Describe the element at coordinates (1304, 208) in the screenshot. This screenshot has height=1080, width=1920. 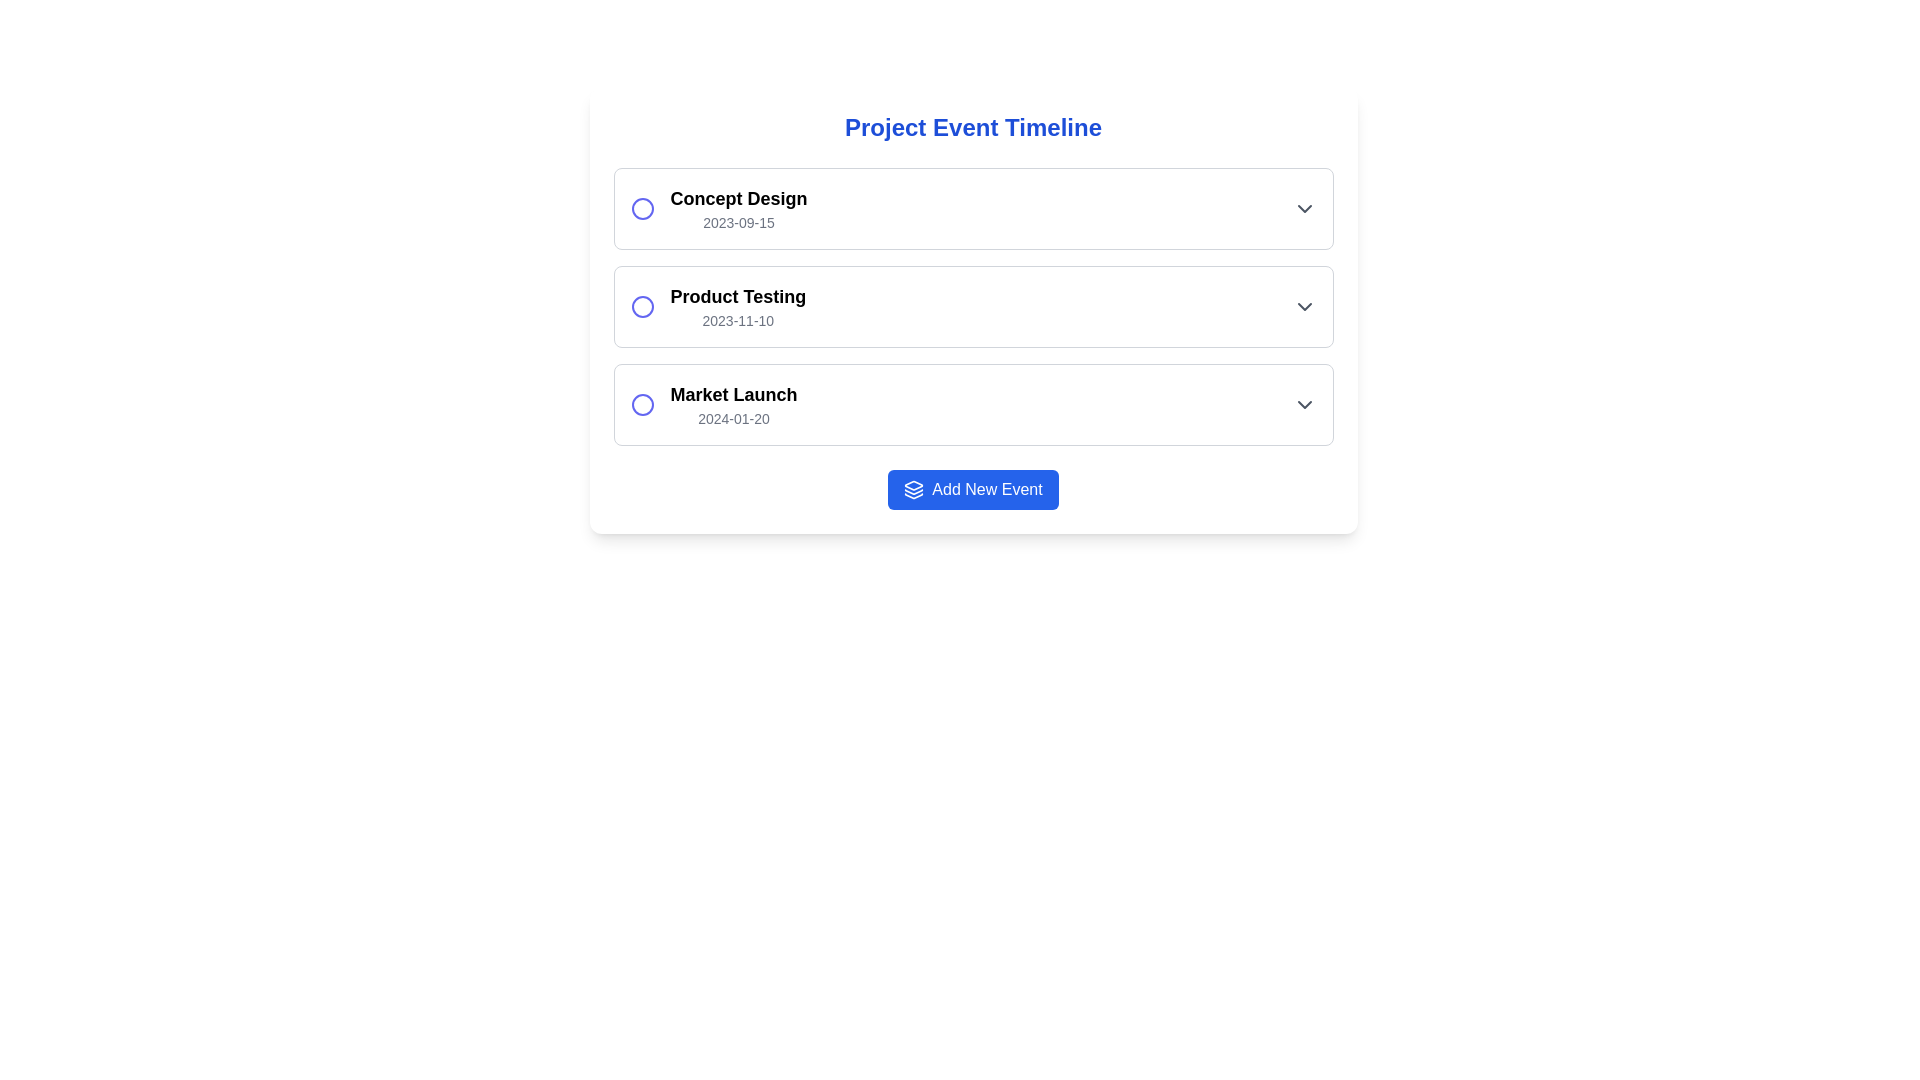
I see `the chevron-down icon at the far right end of the list item row containing 'Concept Design' and '2023-09-15'` at that location.